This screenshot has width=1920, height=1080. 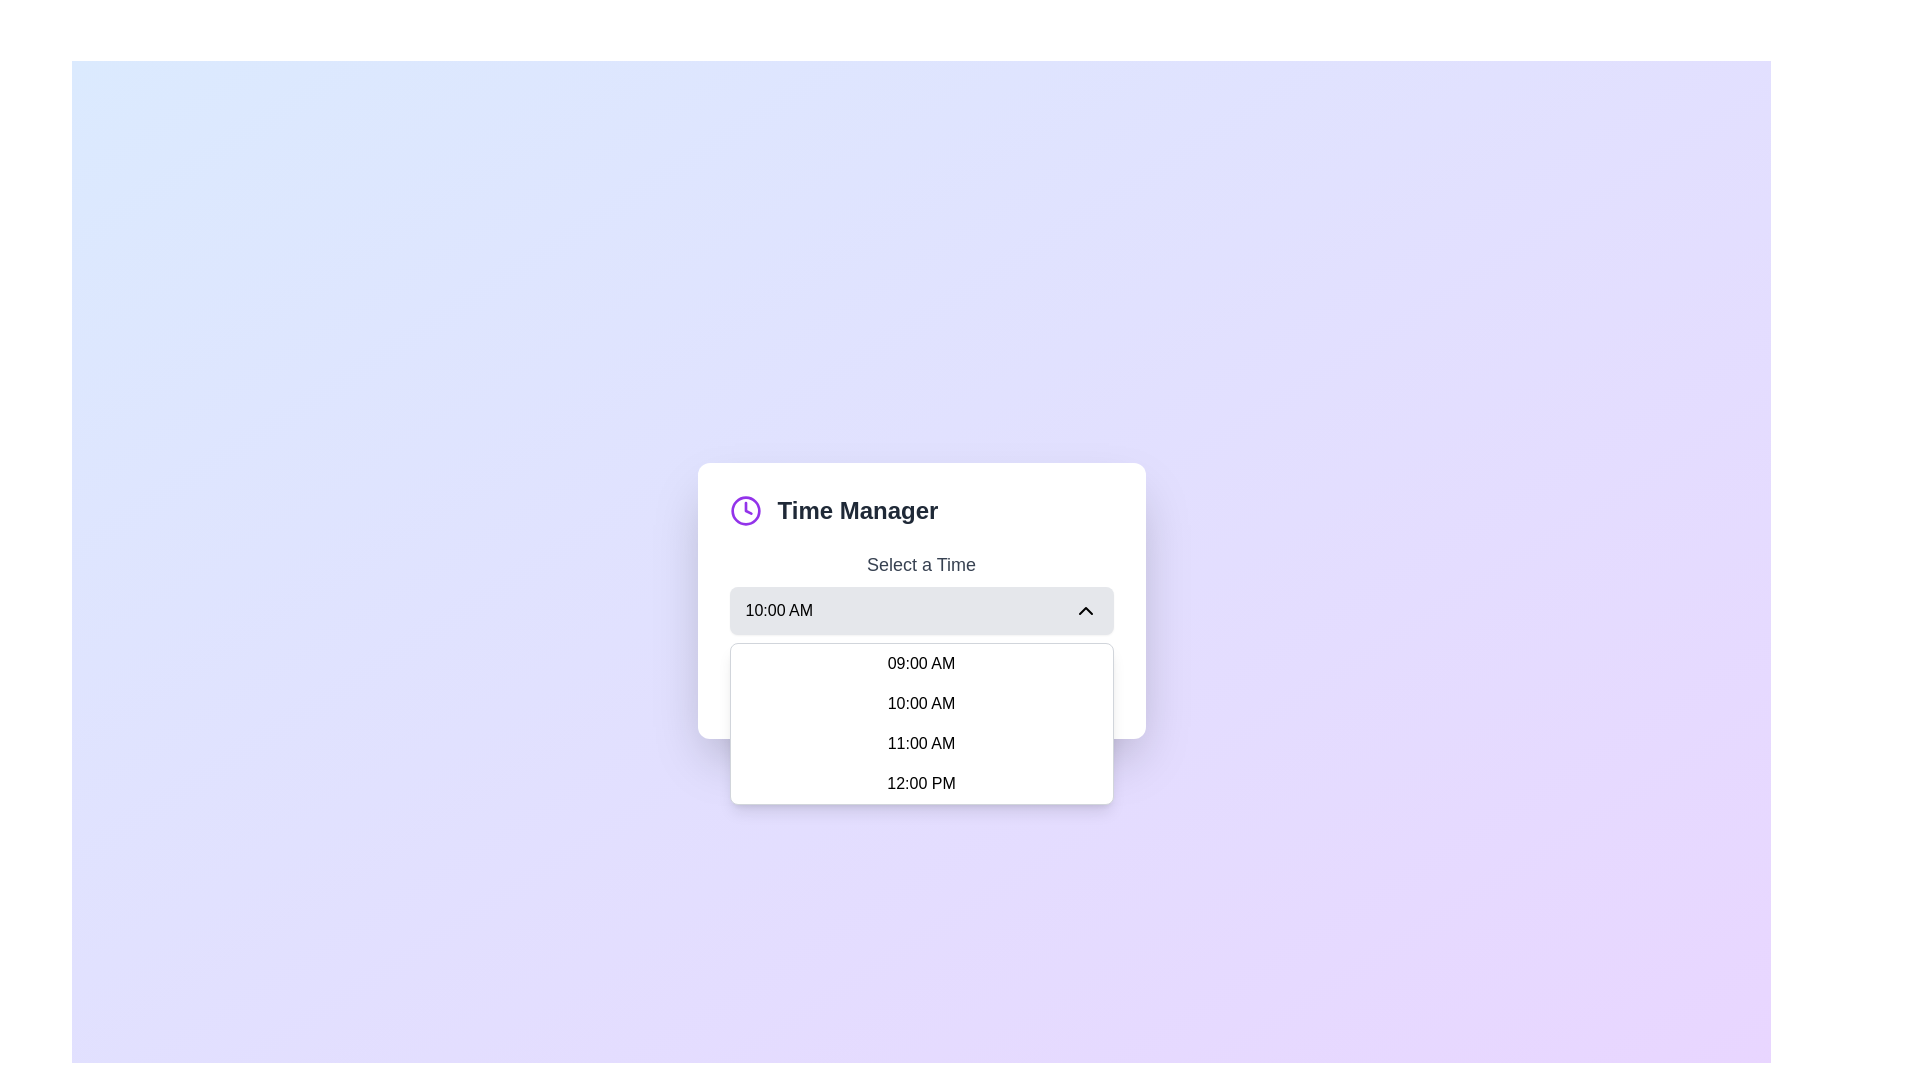 What do you see at coordinates (744, 509) in the screenshot?
I see `the clock icon located at the leftmost position in the header section of the card containing the 'Time Manager' title to interact with its time management functionality` at bounding box center [744, 509].